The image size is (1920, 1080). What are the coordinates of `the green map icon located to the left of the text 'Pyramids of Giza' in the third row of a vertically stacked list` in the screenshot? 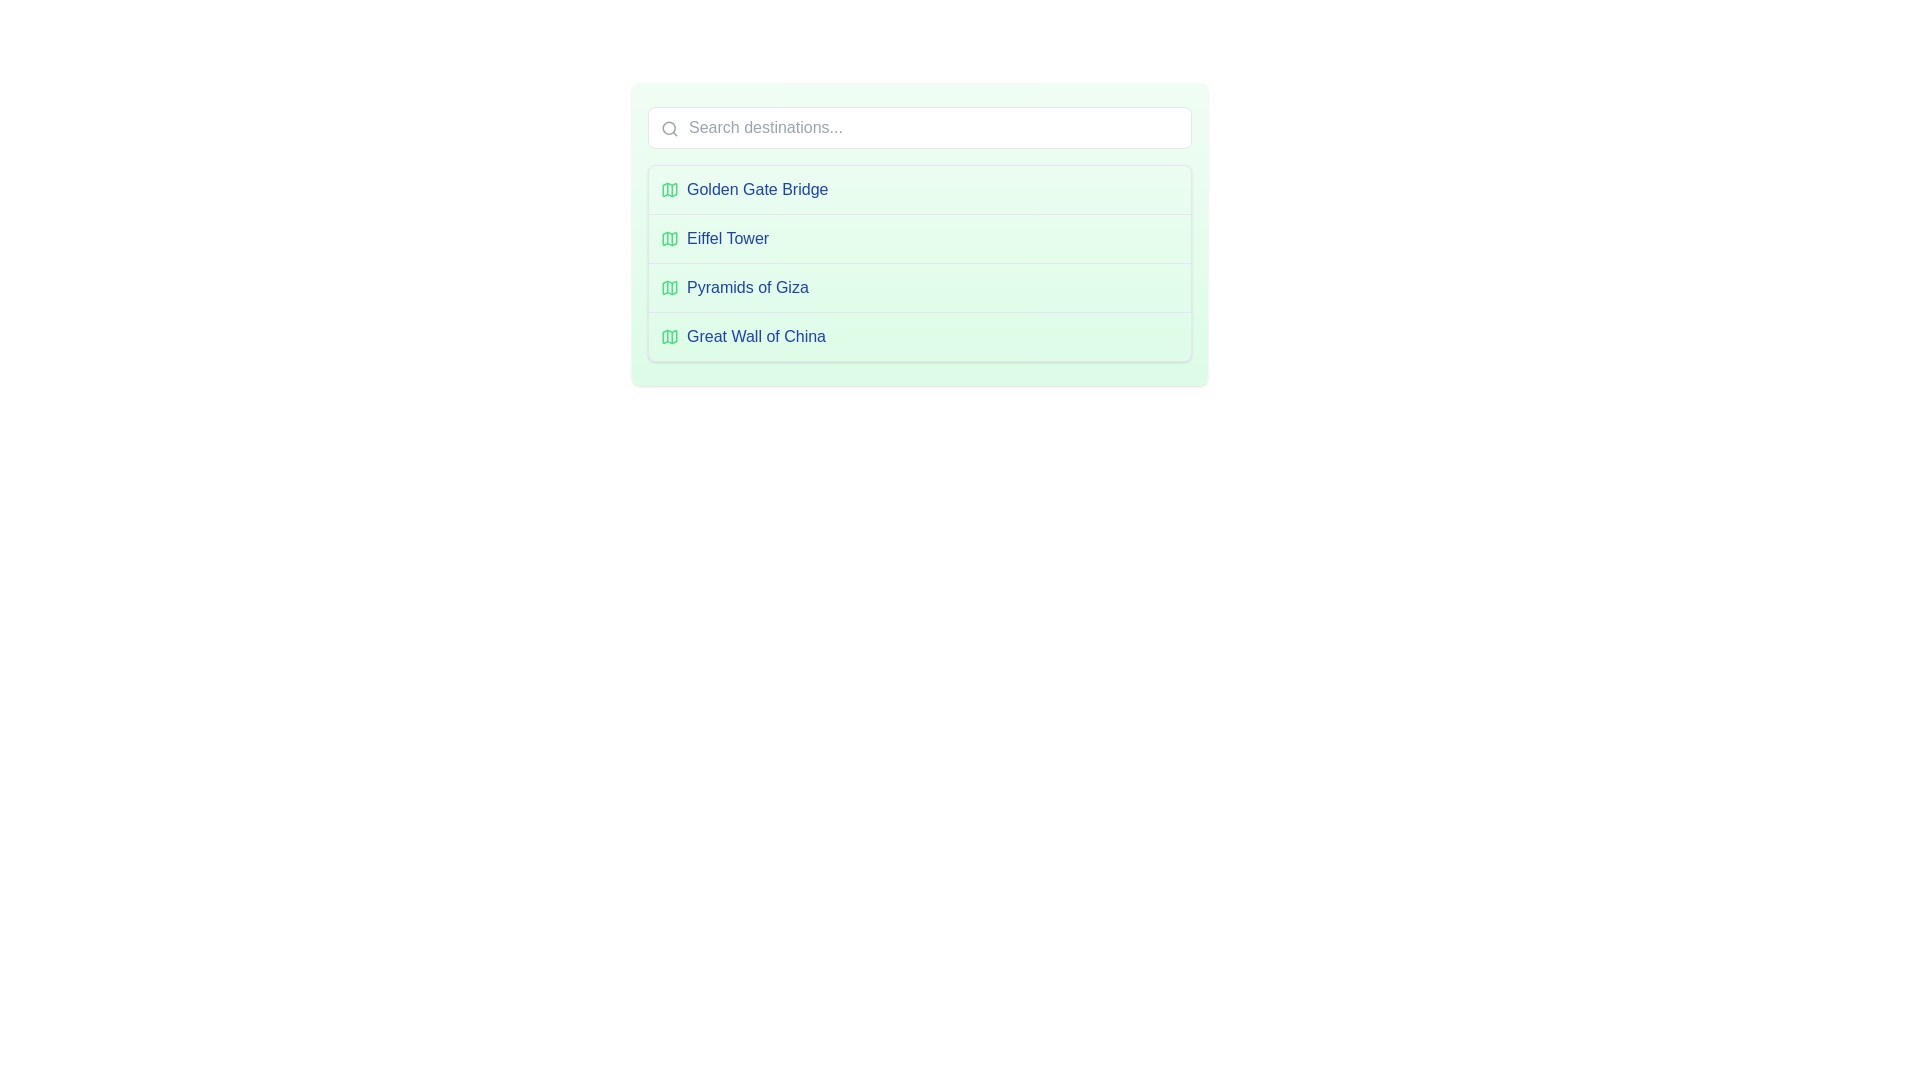 It's located at (670, 288).